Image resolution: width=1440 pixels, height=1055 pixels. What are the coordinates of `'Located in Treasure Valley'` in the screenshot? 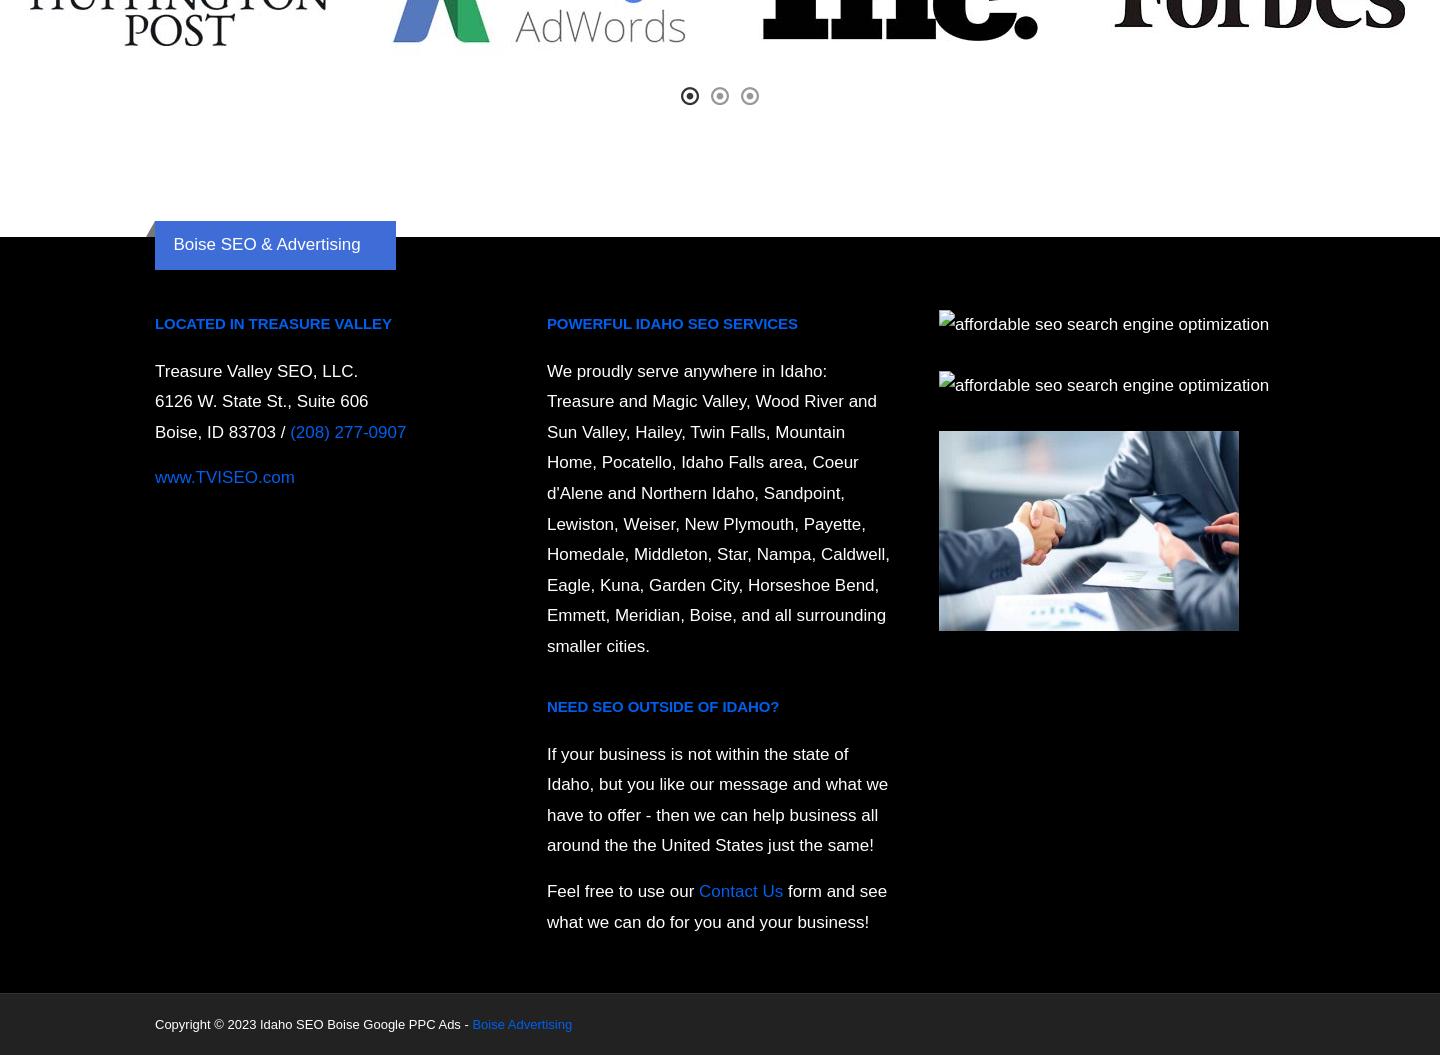 It's located at (272, 321).